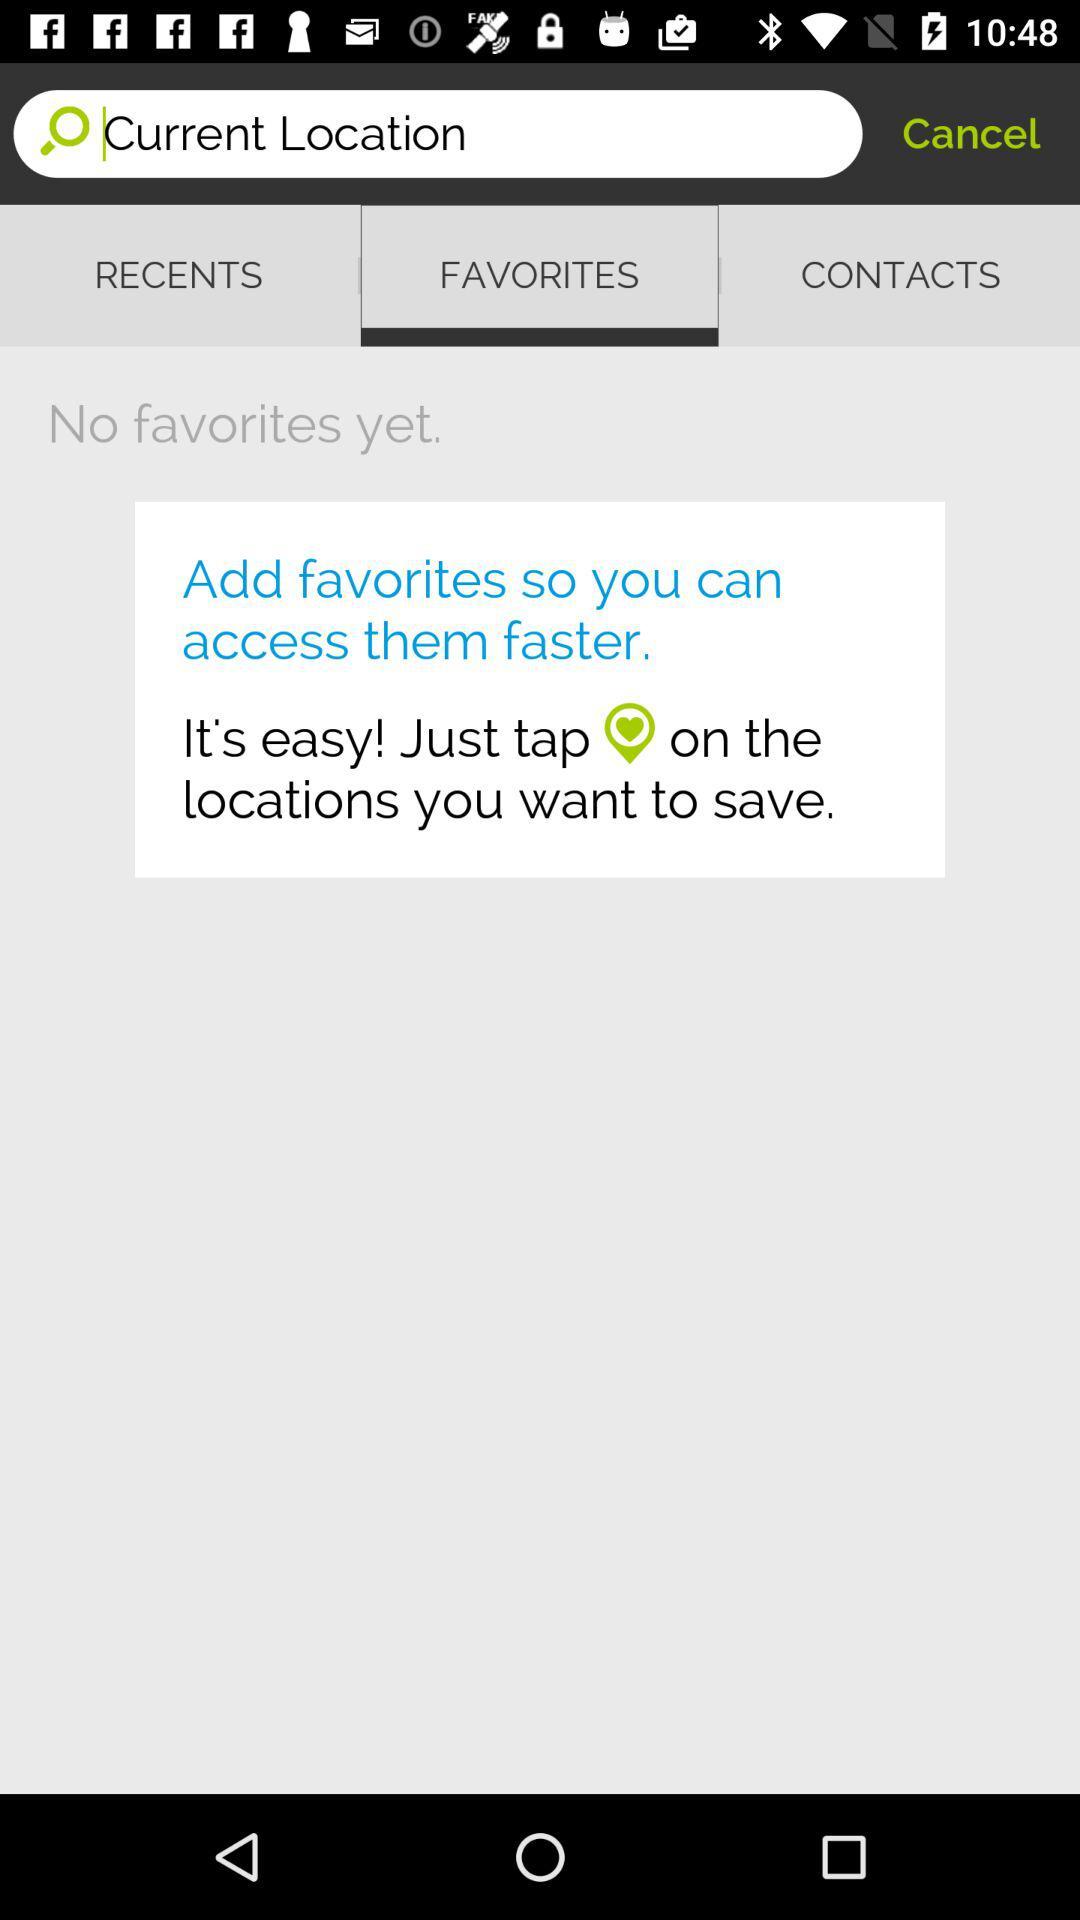  What do you see at coordinates (970, 132) in the screenshot?
I see `the item to the right of the current location` at bounding box center [970, 132].